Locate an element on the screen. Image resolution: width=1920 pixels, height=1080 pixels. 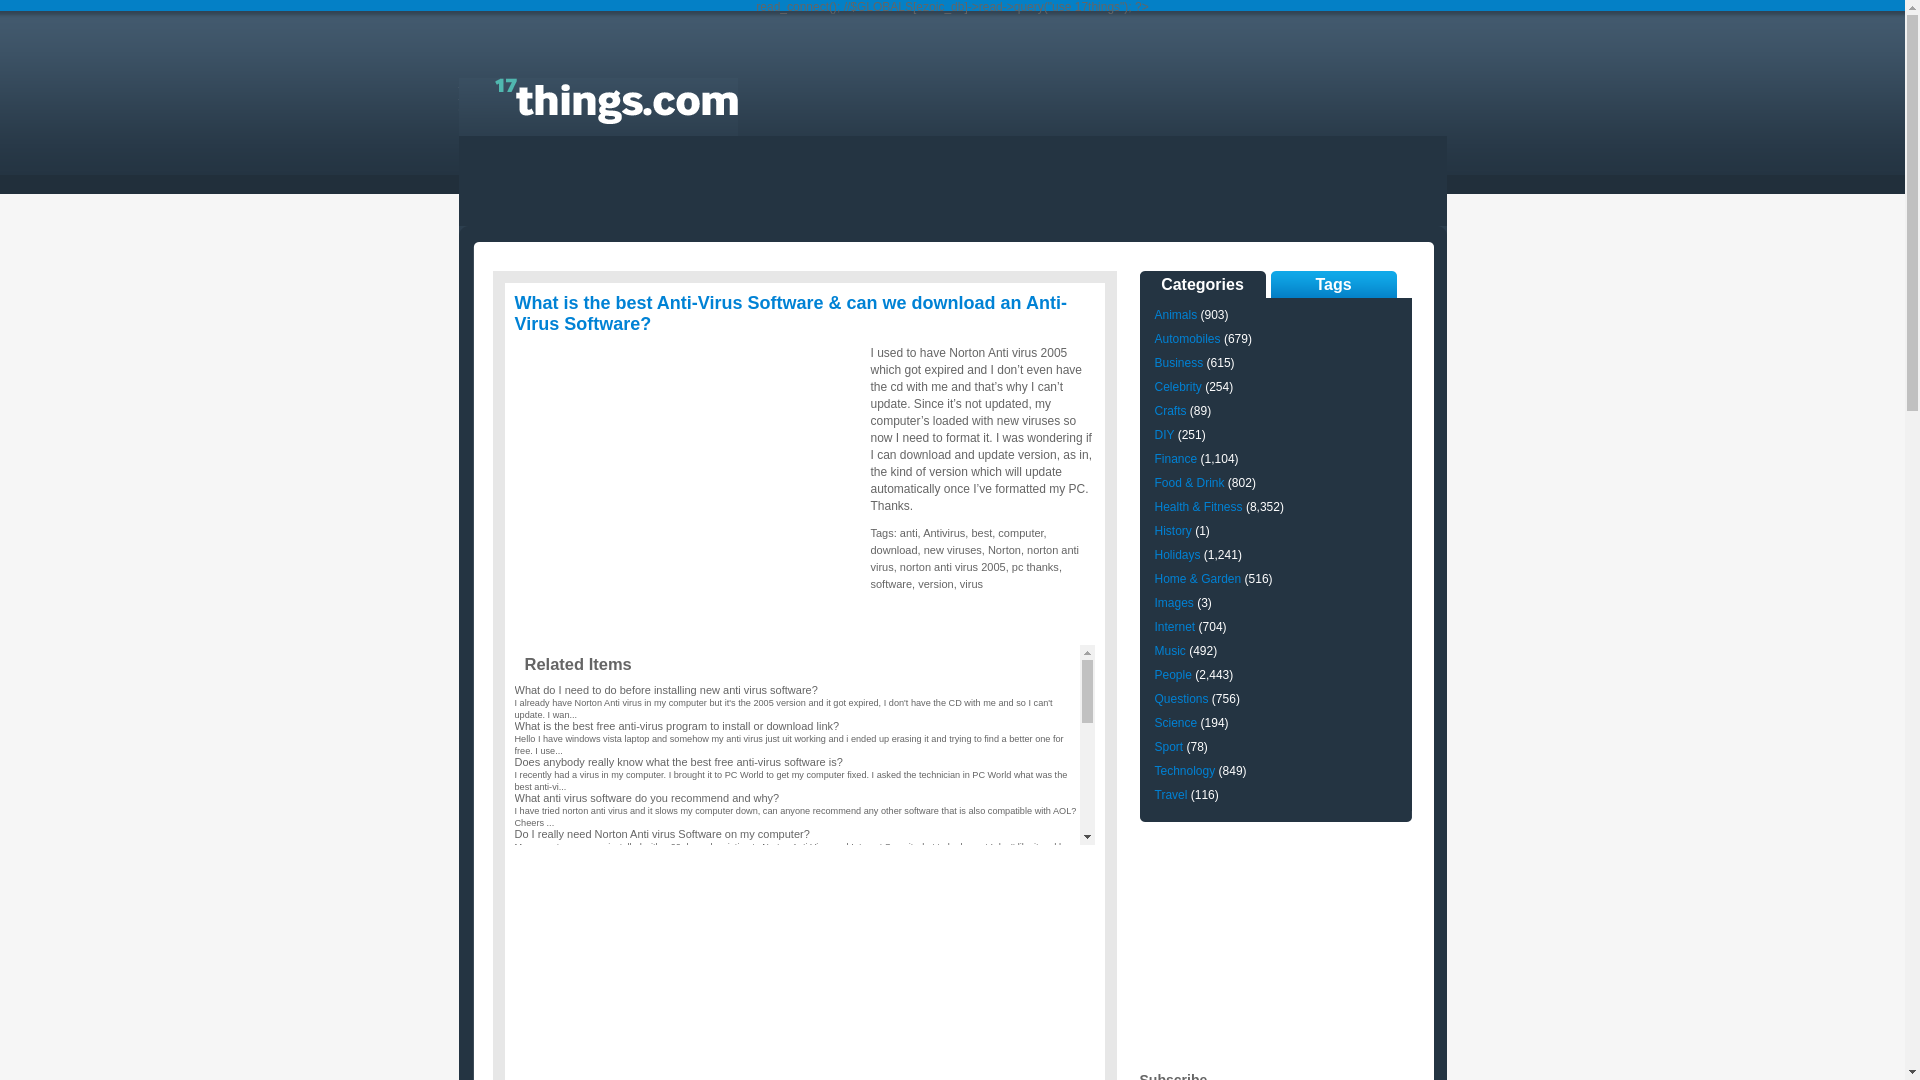
'computer' is located at coordinates (1020, 531).